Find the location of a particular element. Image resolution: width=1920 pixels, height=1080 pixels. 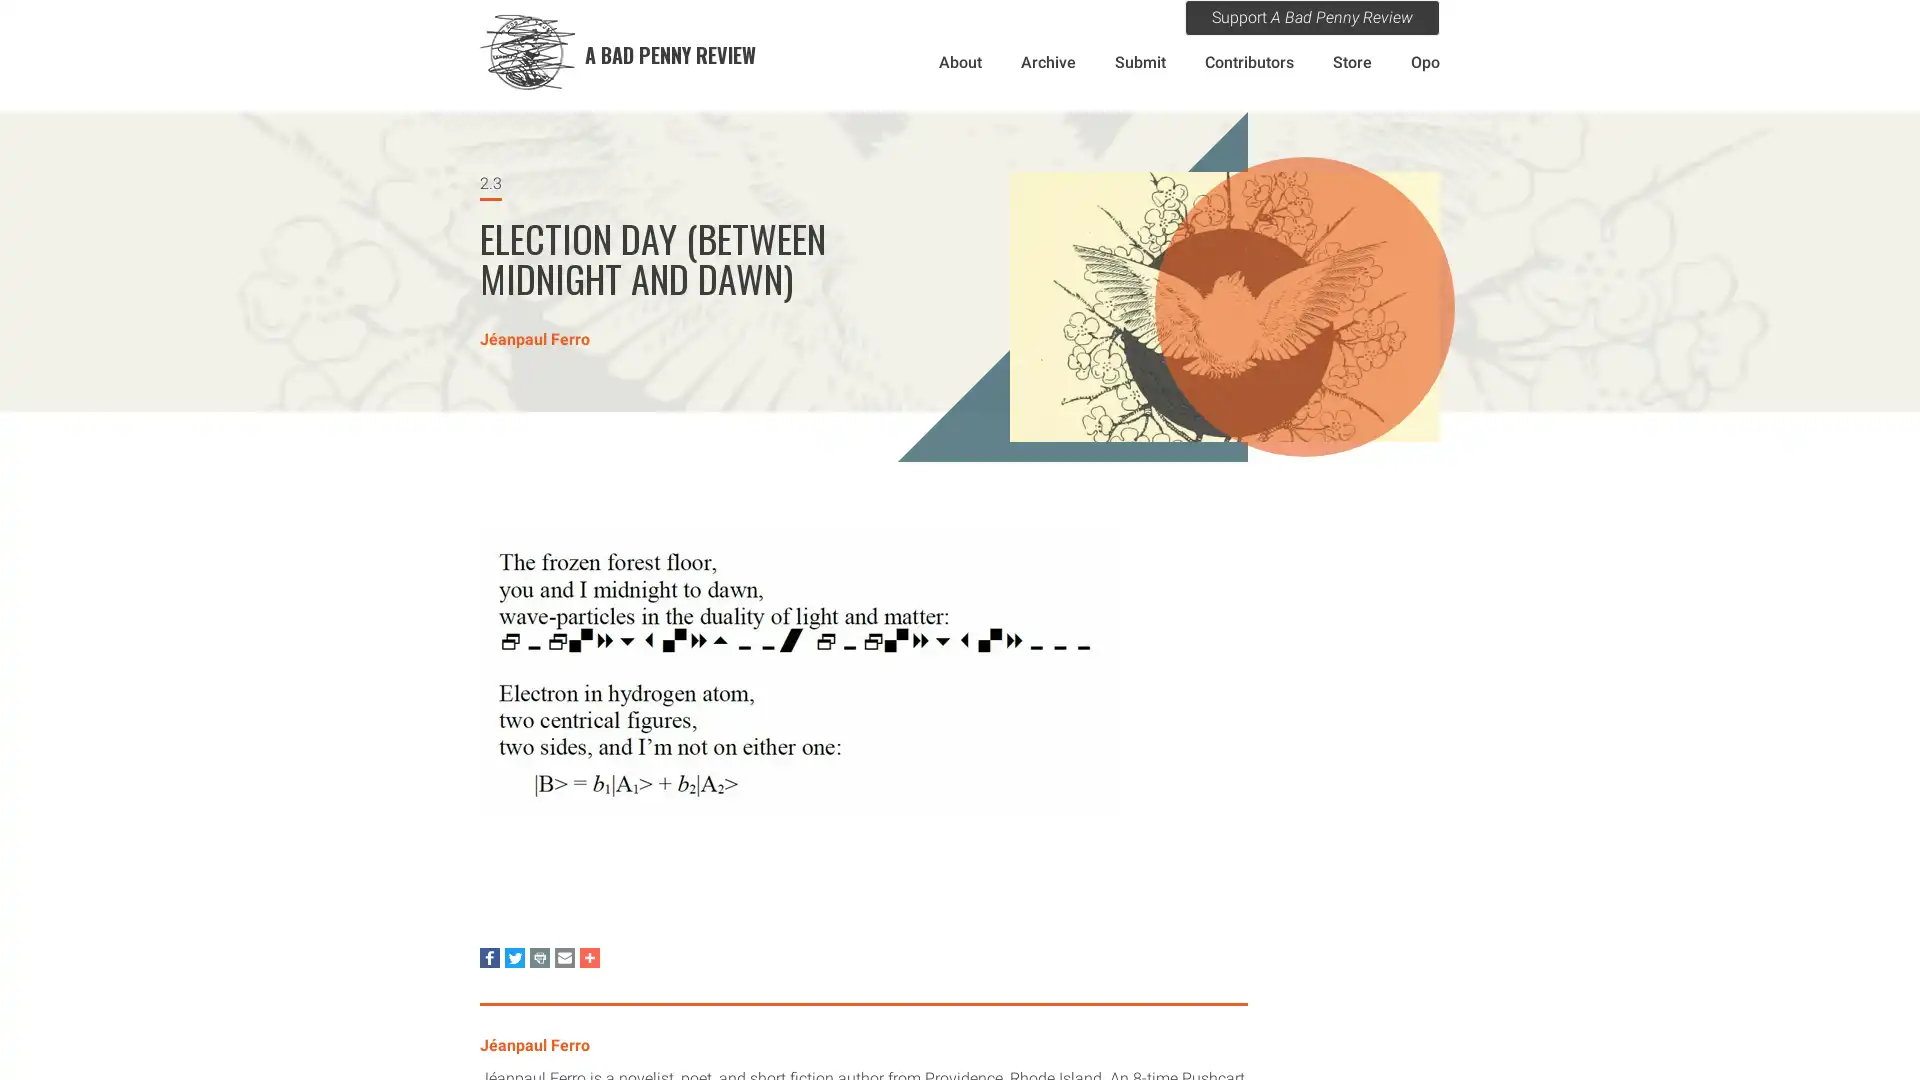

Share to Print is located at coordinates (539, 956).